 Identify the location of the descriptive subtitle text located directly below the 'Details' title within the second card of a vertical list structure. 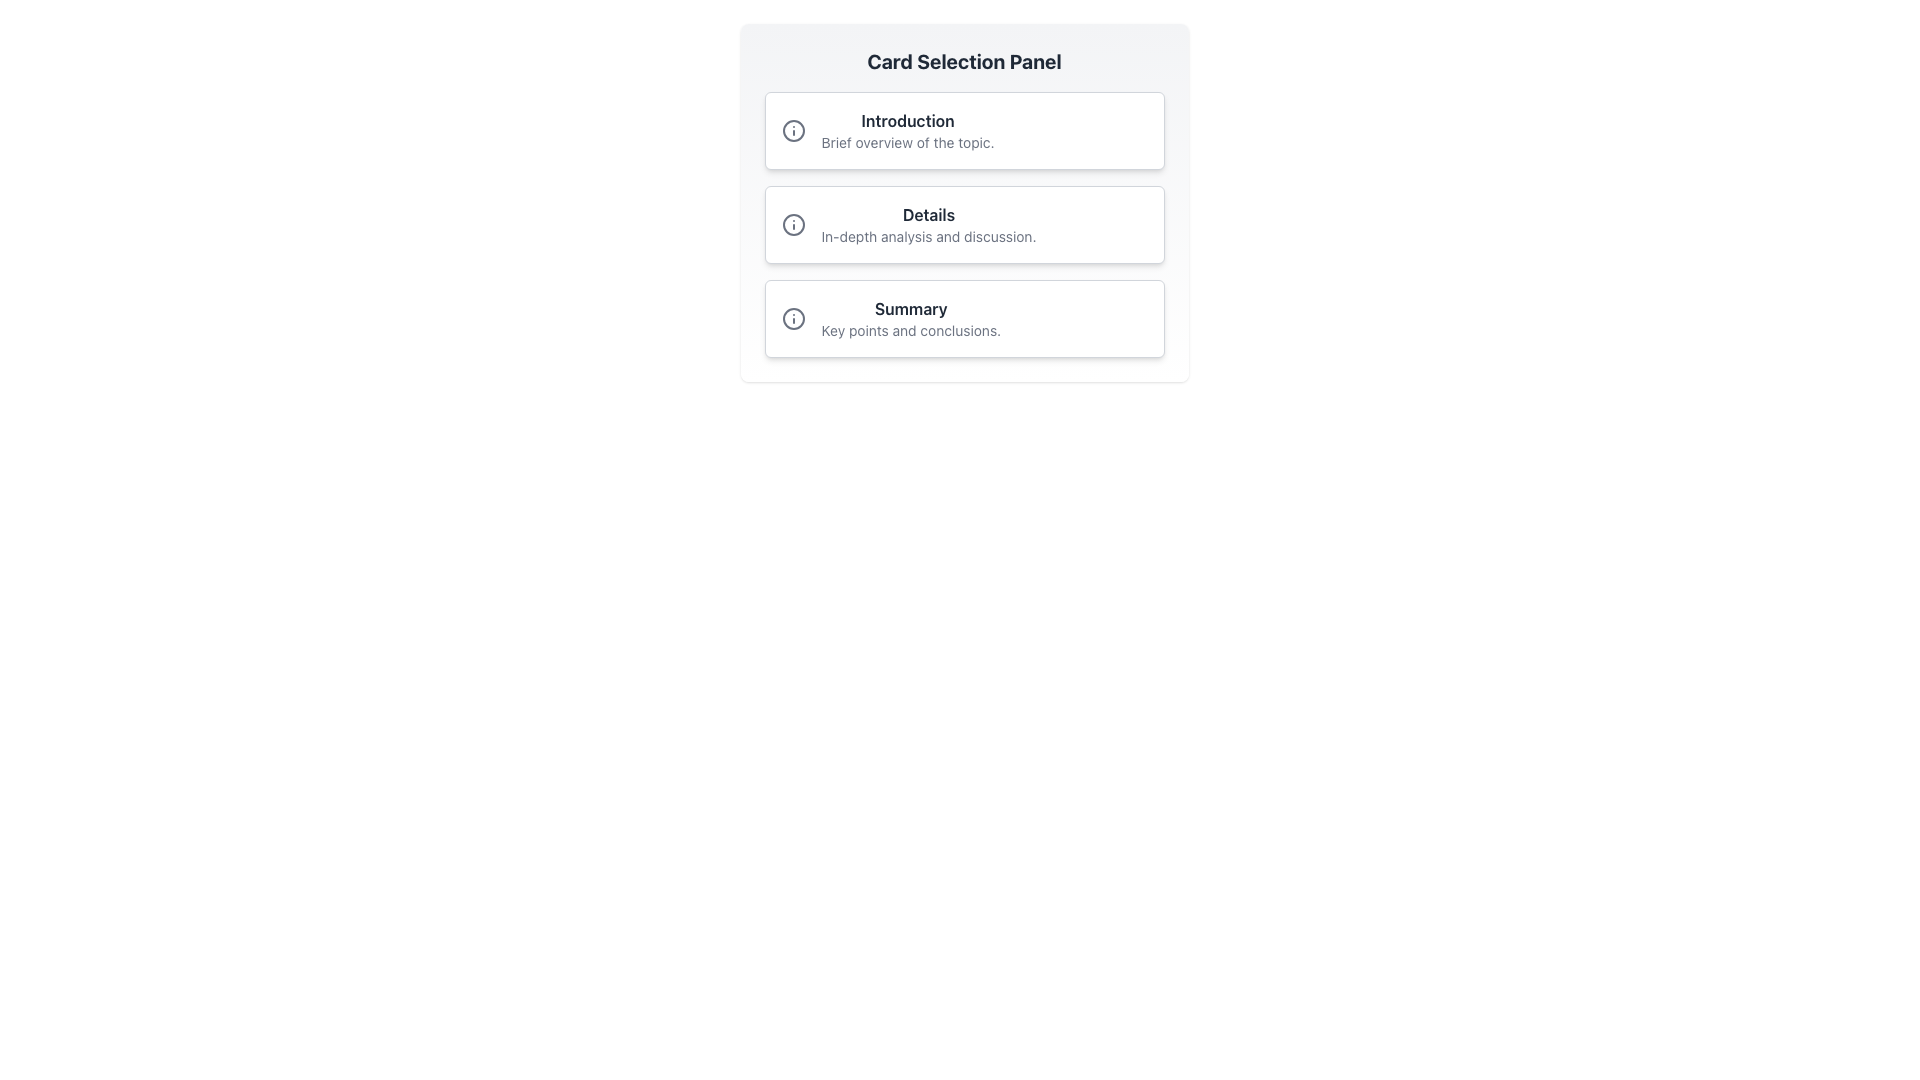
(927, 235).